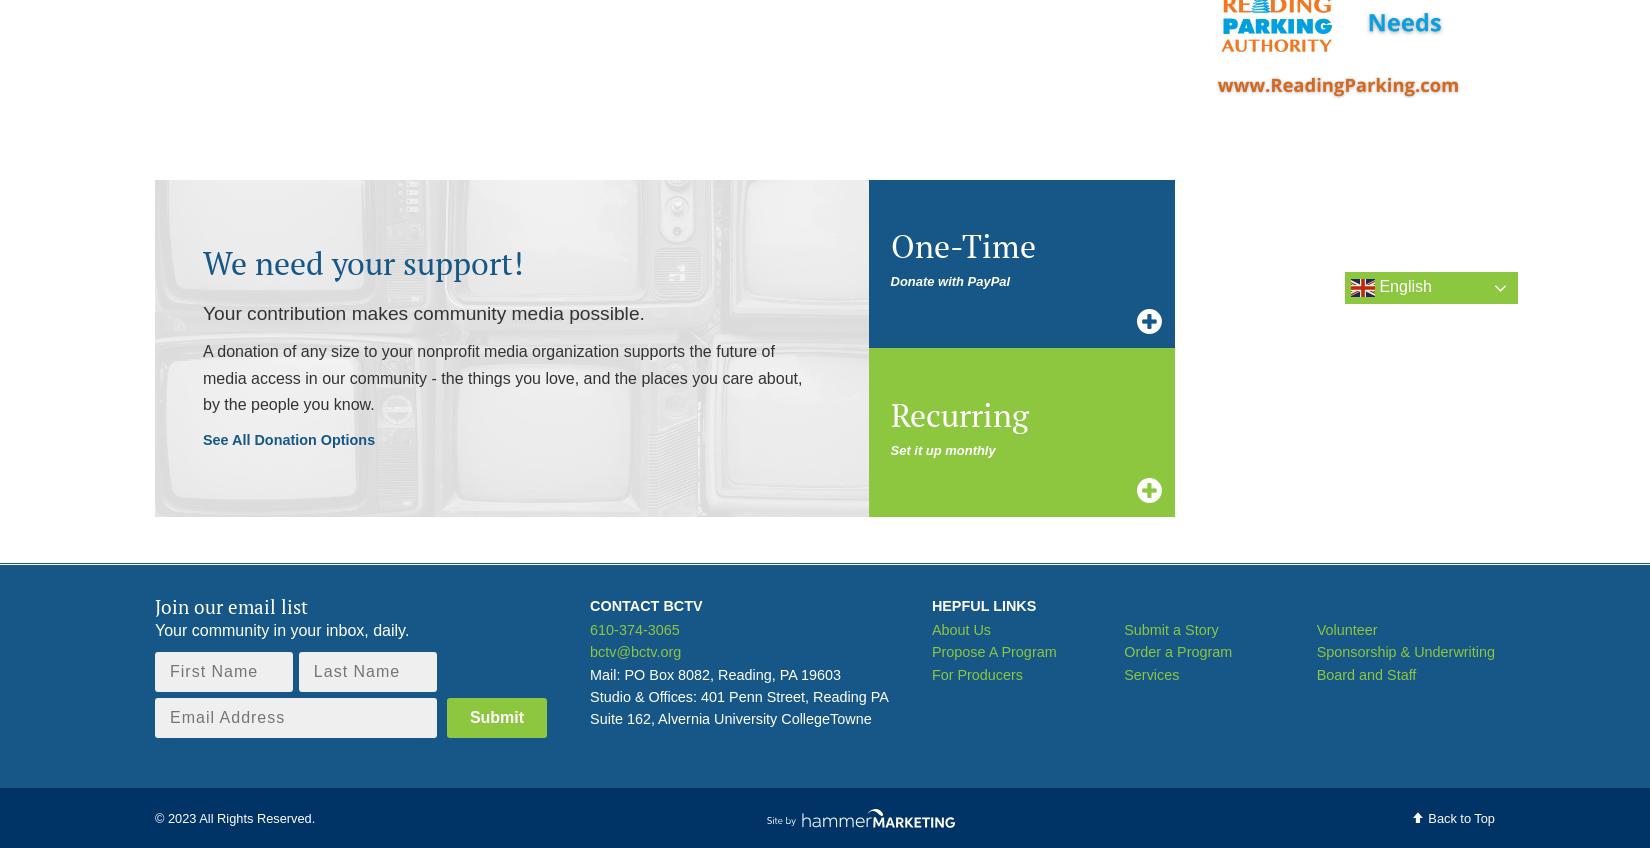  I want to click on 'Sponsorship & Underwriting', so click(1404, 651).